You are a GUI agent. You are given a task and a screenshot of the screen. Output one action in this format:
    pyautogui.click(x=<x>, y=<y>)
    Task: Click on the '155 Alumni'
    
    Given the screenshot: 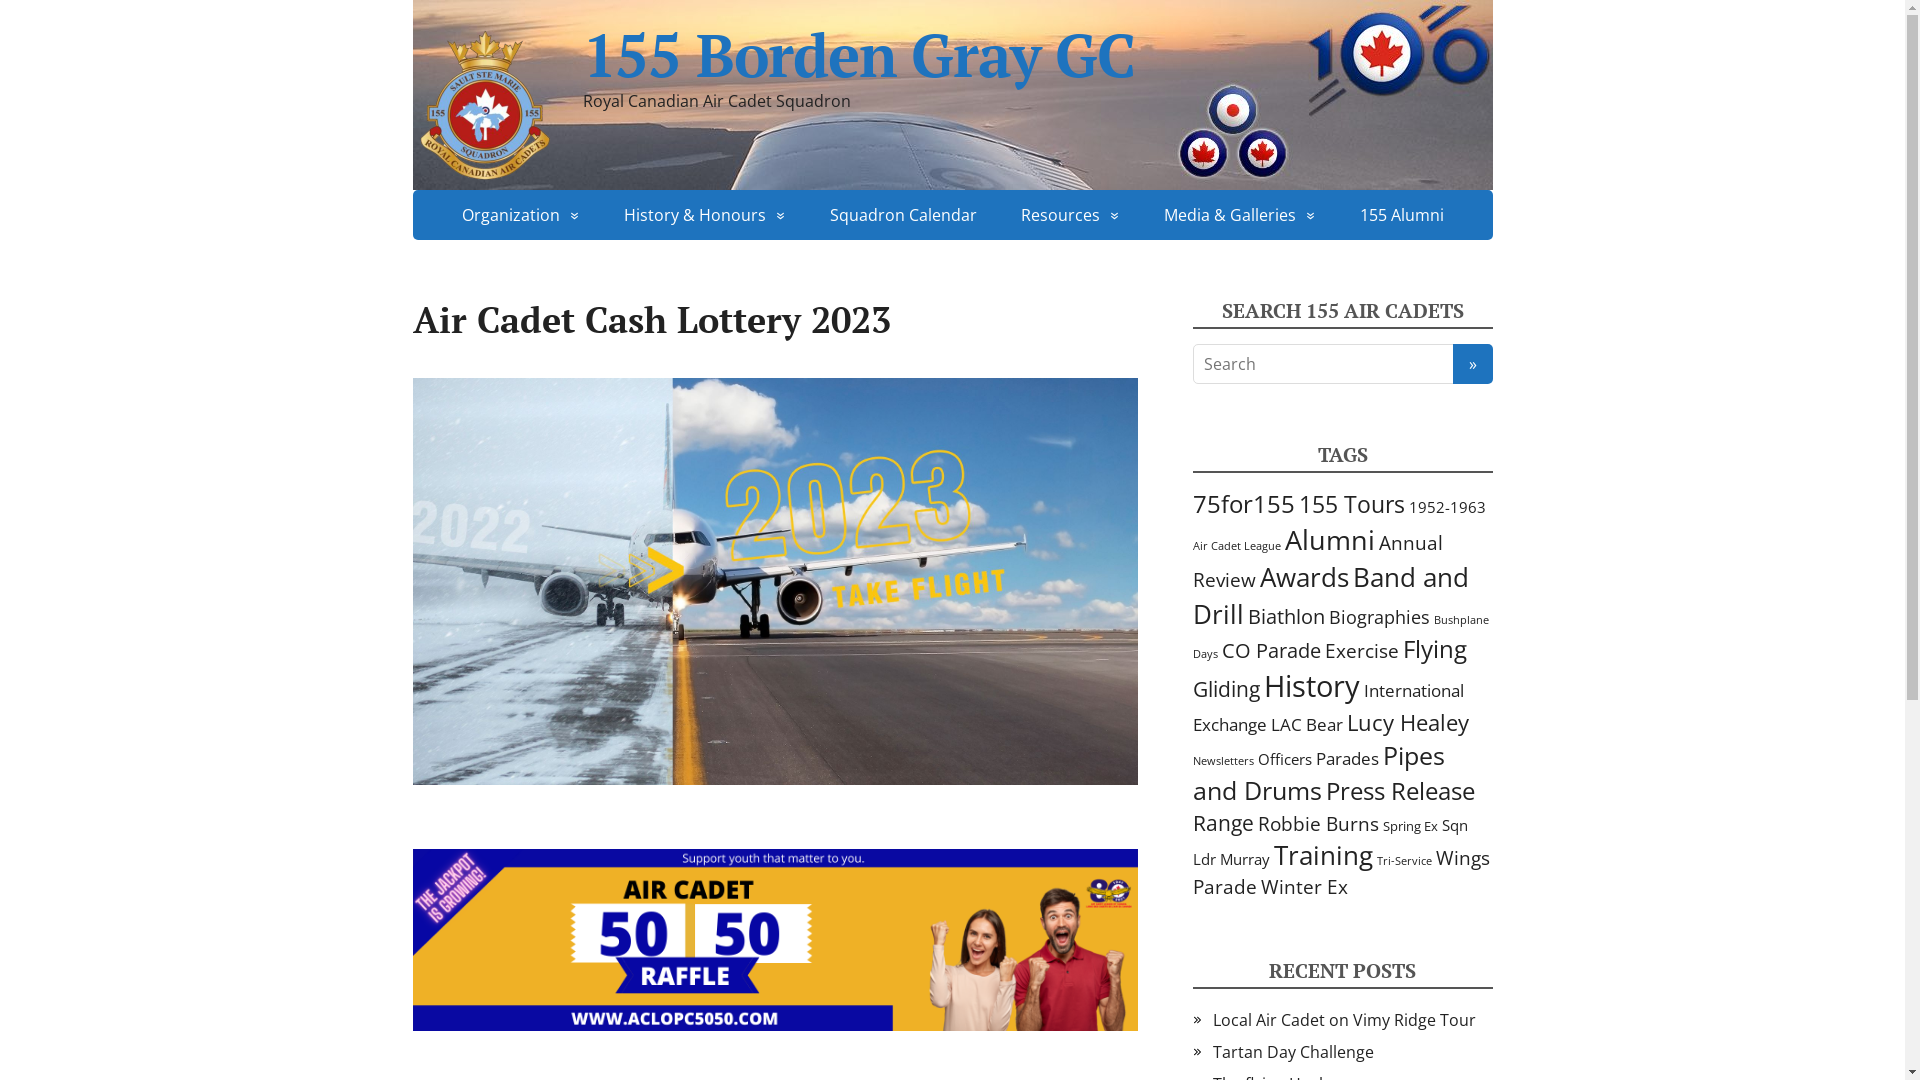 What is the action you would take?
    pyautogui.click(x=1339, y=215)
    